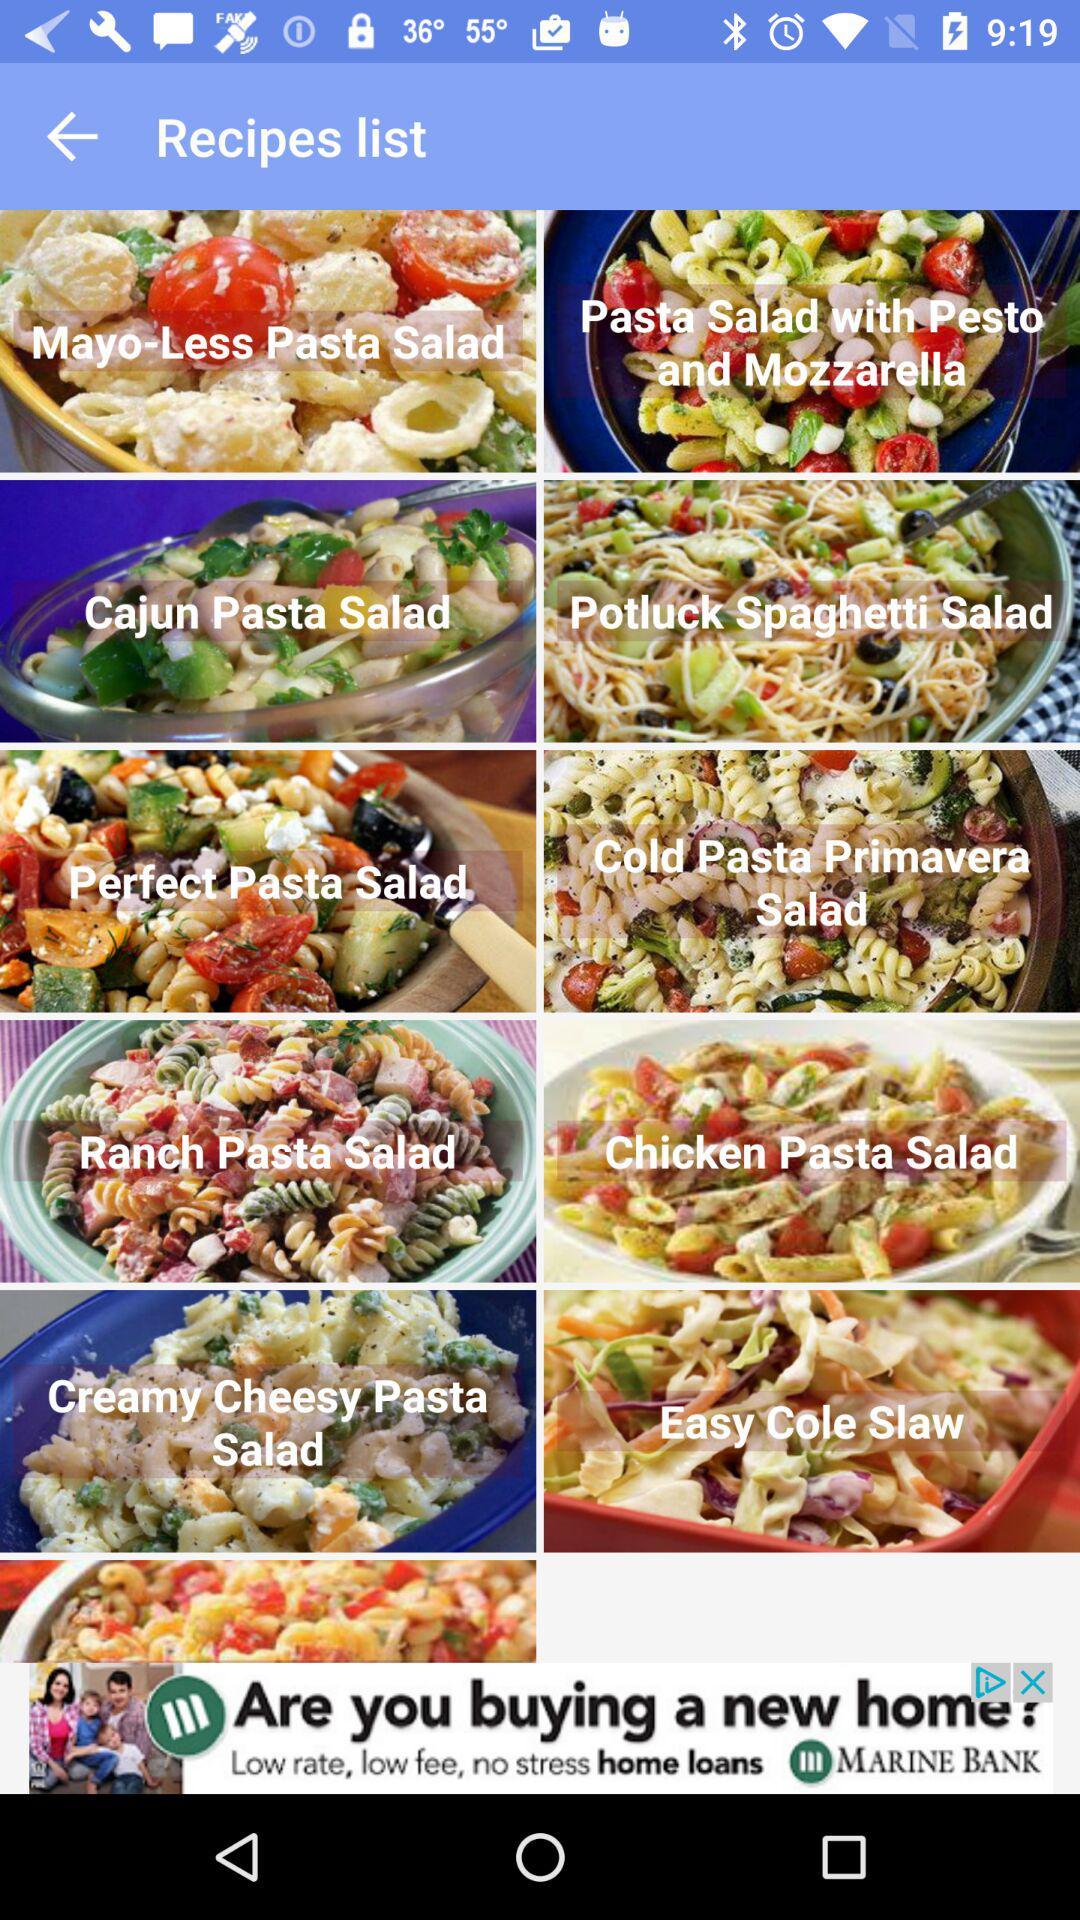 The height and width of the screenshot is (1920, 1080). Describe the element at coordinates (812, 341) in the screenshot. I see `the first image from right top of the page` at that location.